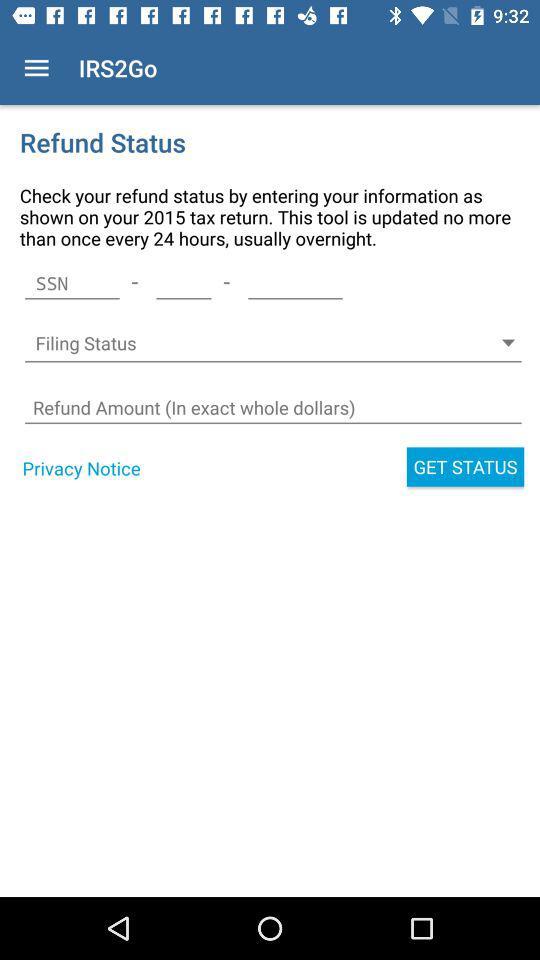  I want to click on refund amount, so click(272, 407).